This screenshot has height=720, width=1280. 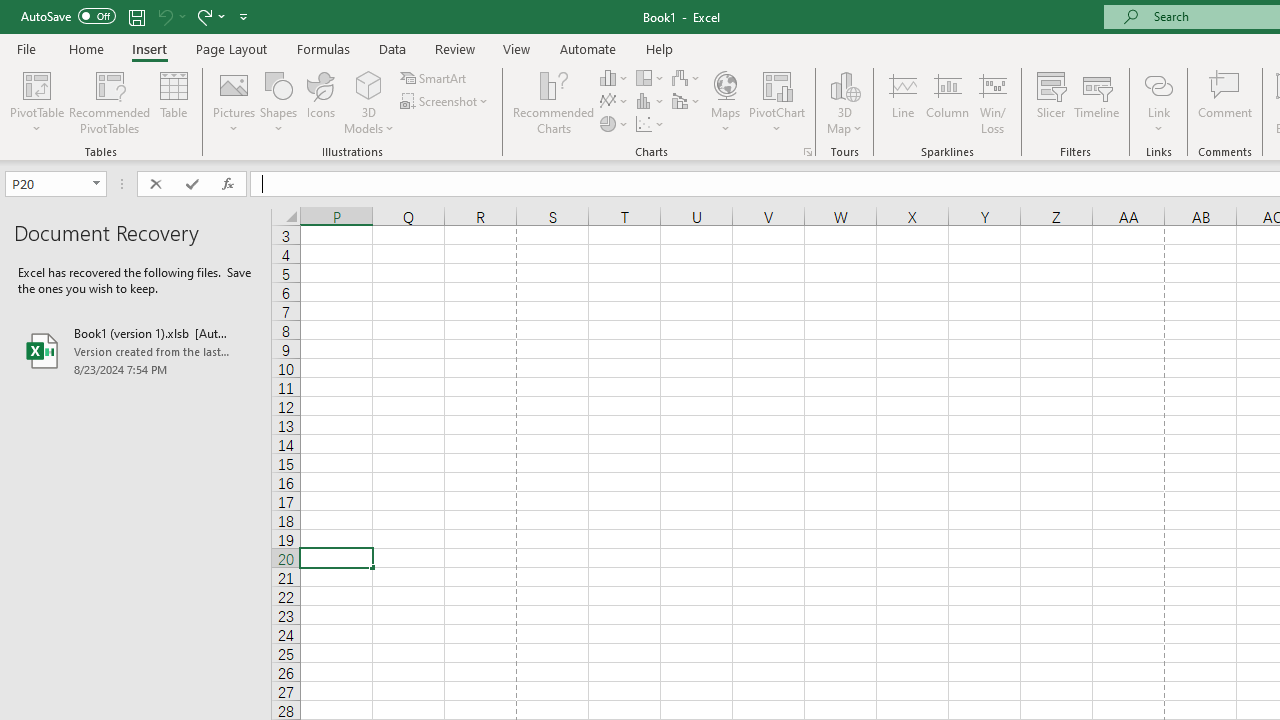 I want to click on 'PivotChart', so click(x=776, y=103).